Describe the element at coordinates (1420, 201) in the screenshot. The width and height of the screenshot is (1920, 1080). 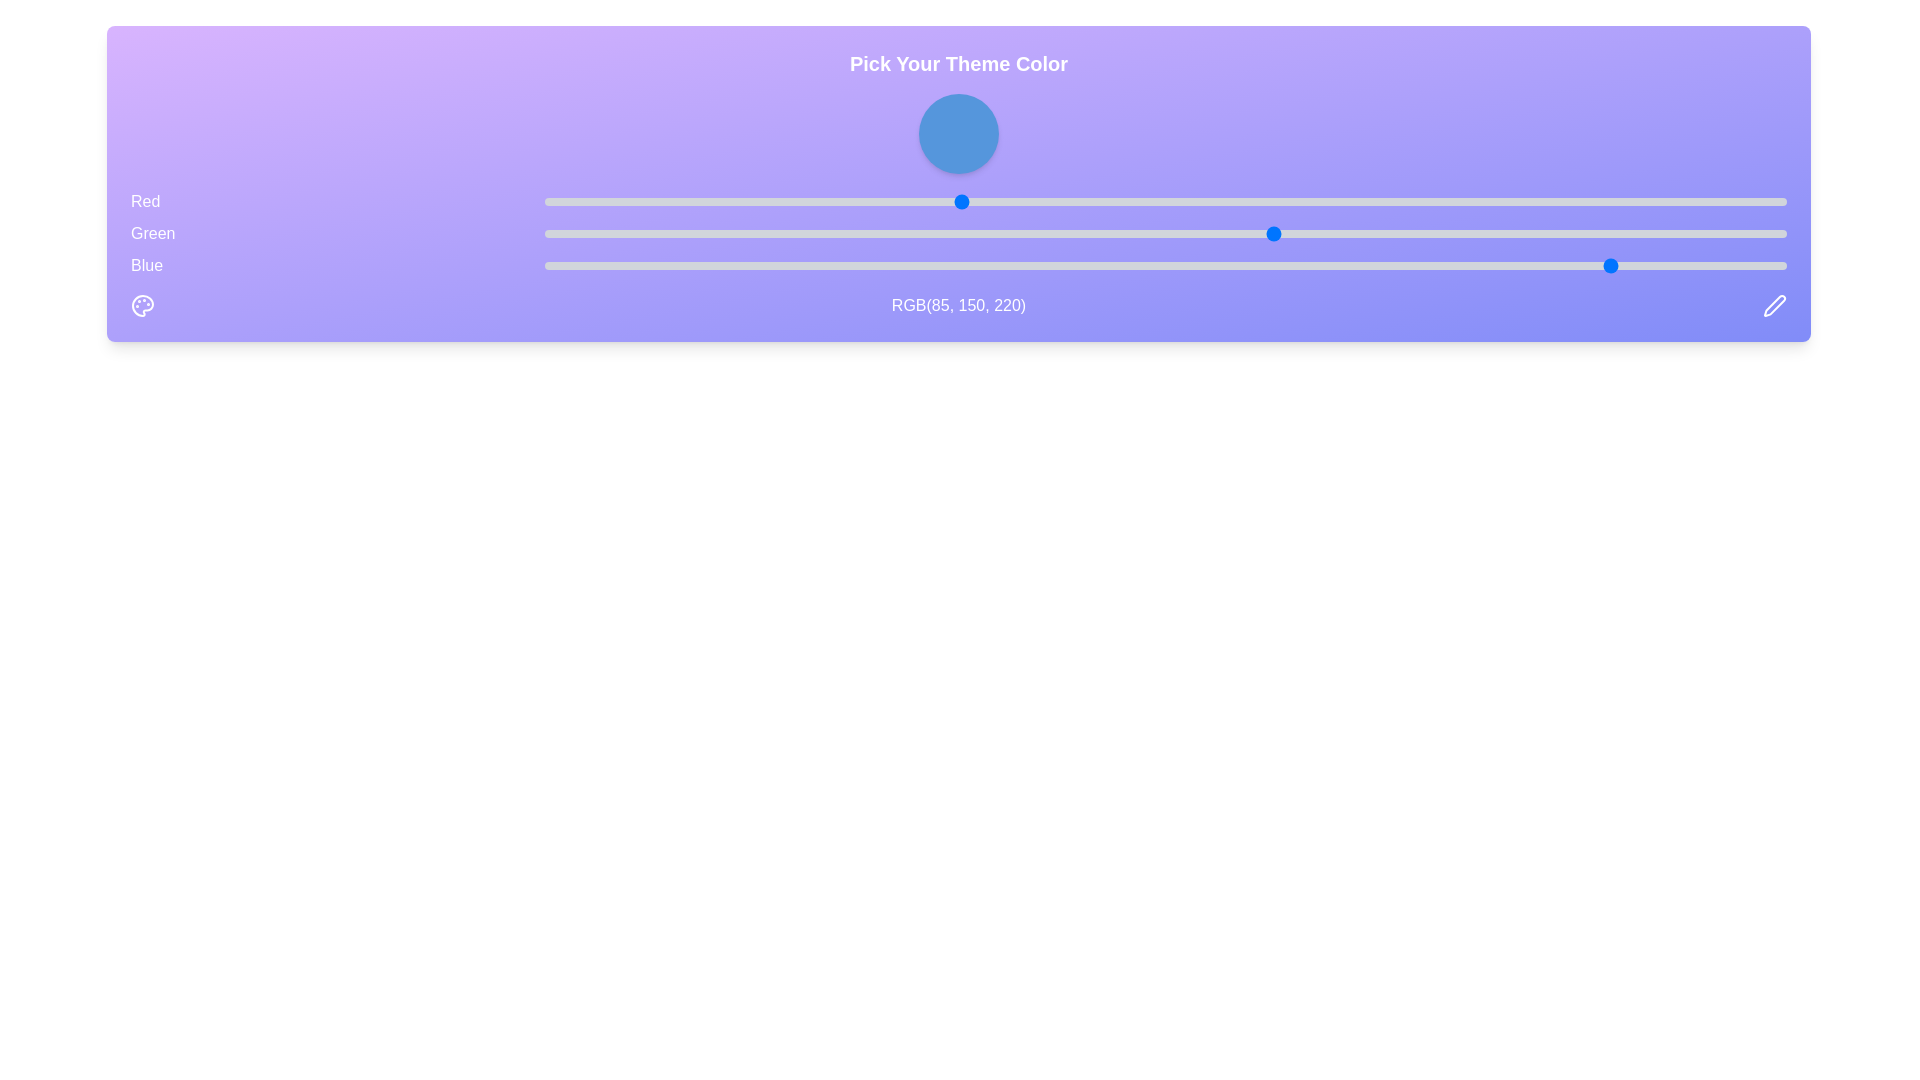
I see `the slider's value` at that location.